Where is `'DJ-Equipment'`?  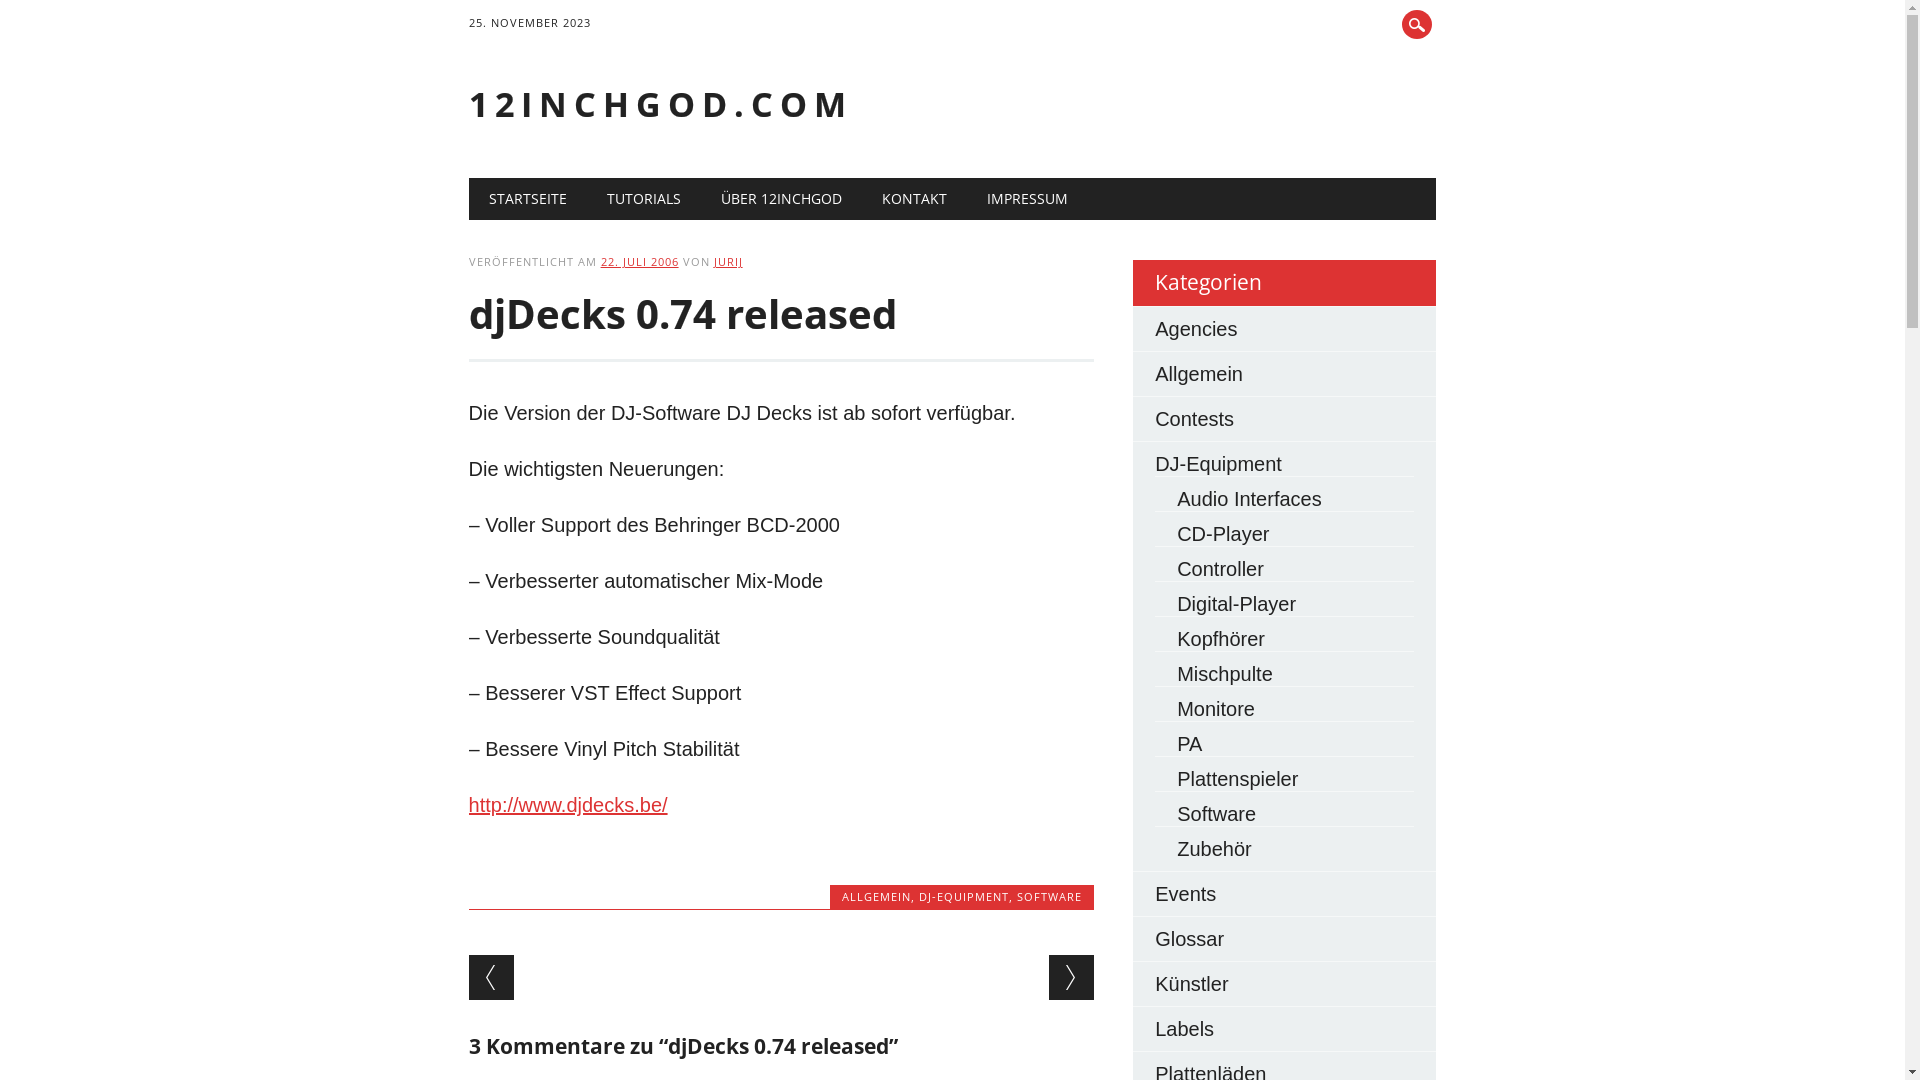
'DJ-Equipment' is located at coordinates (1217, 463).